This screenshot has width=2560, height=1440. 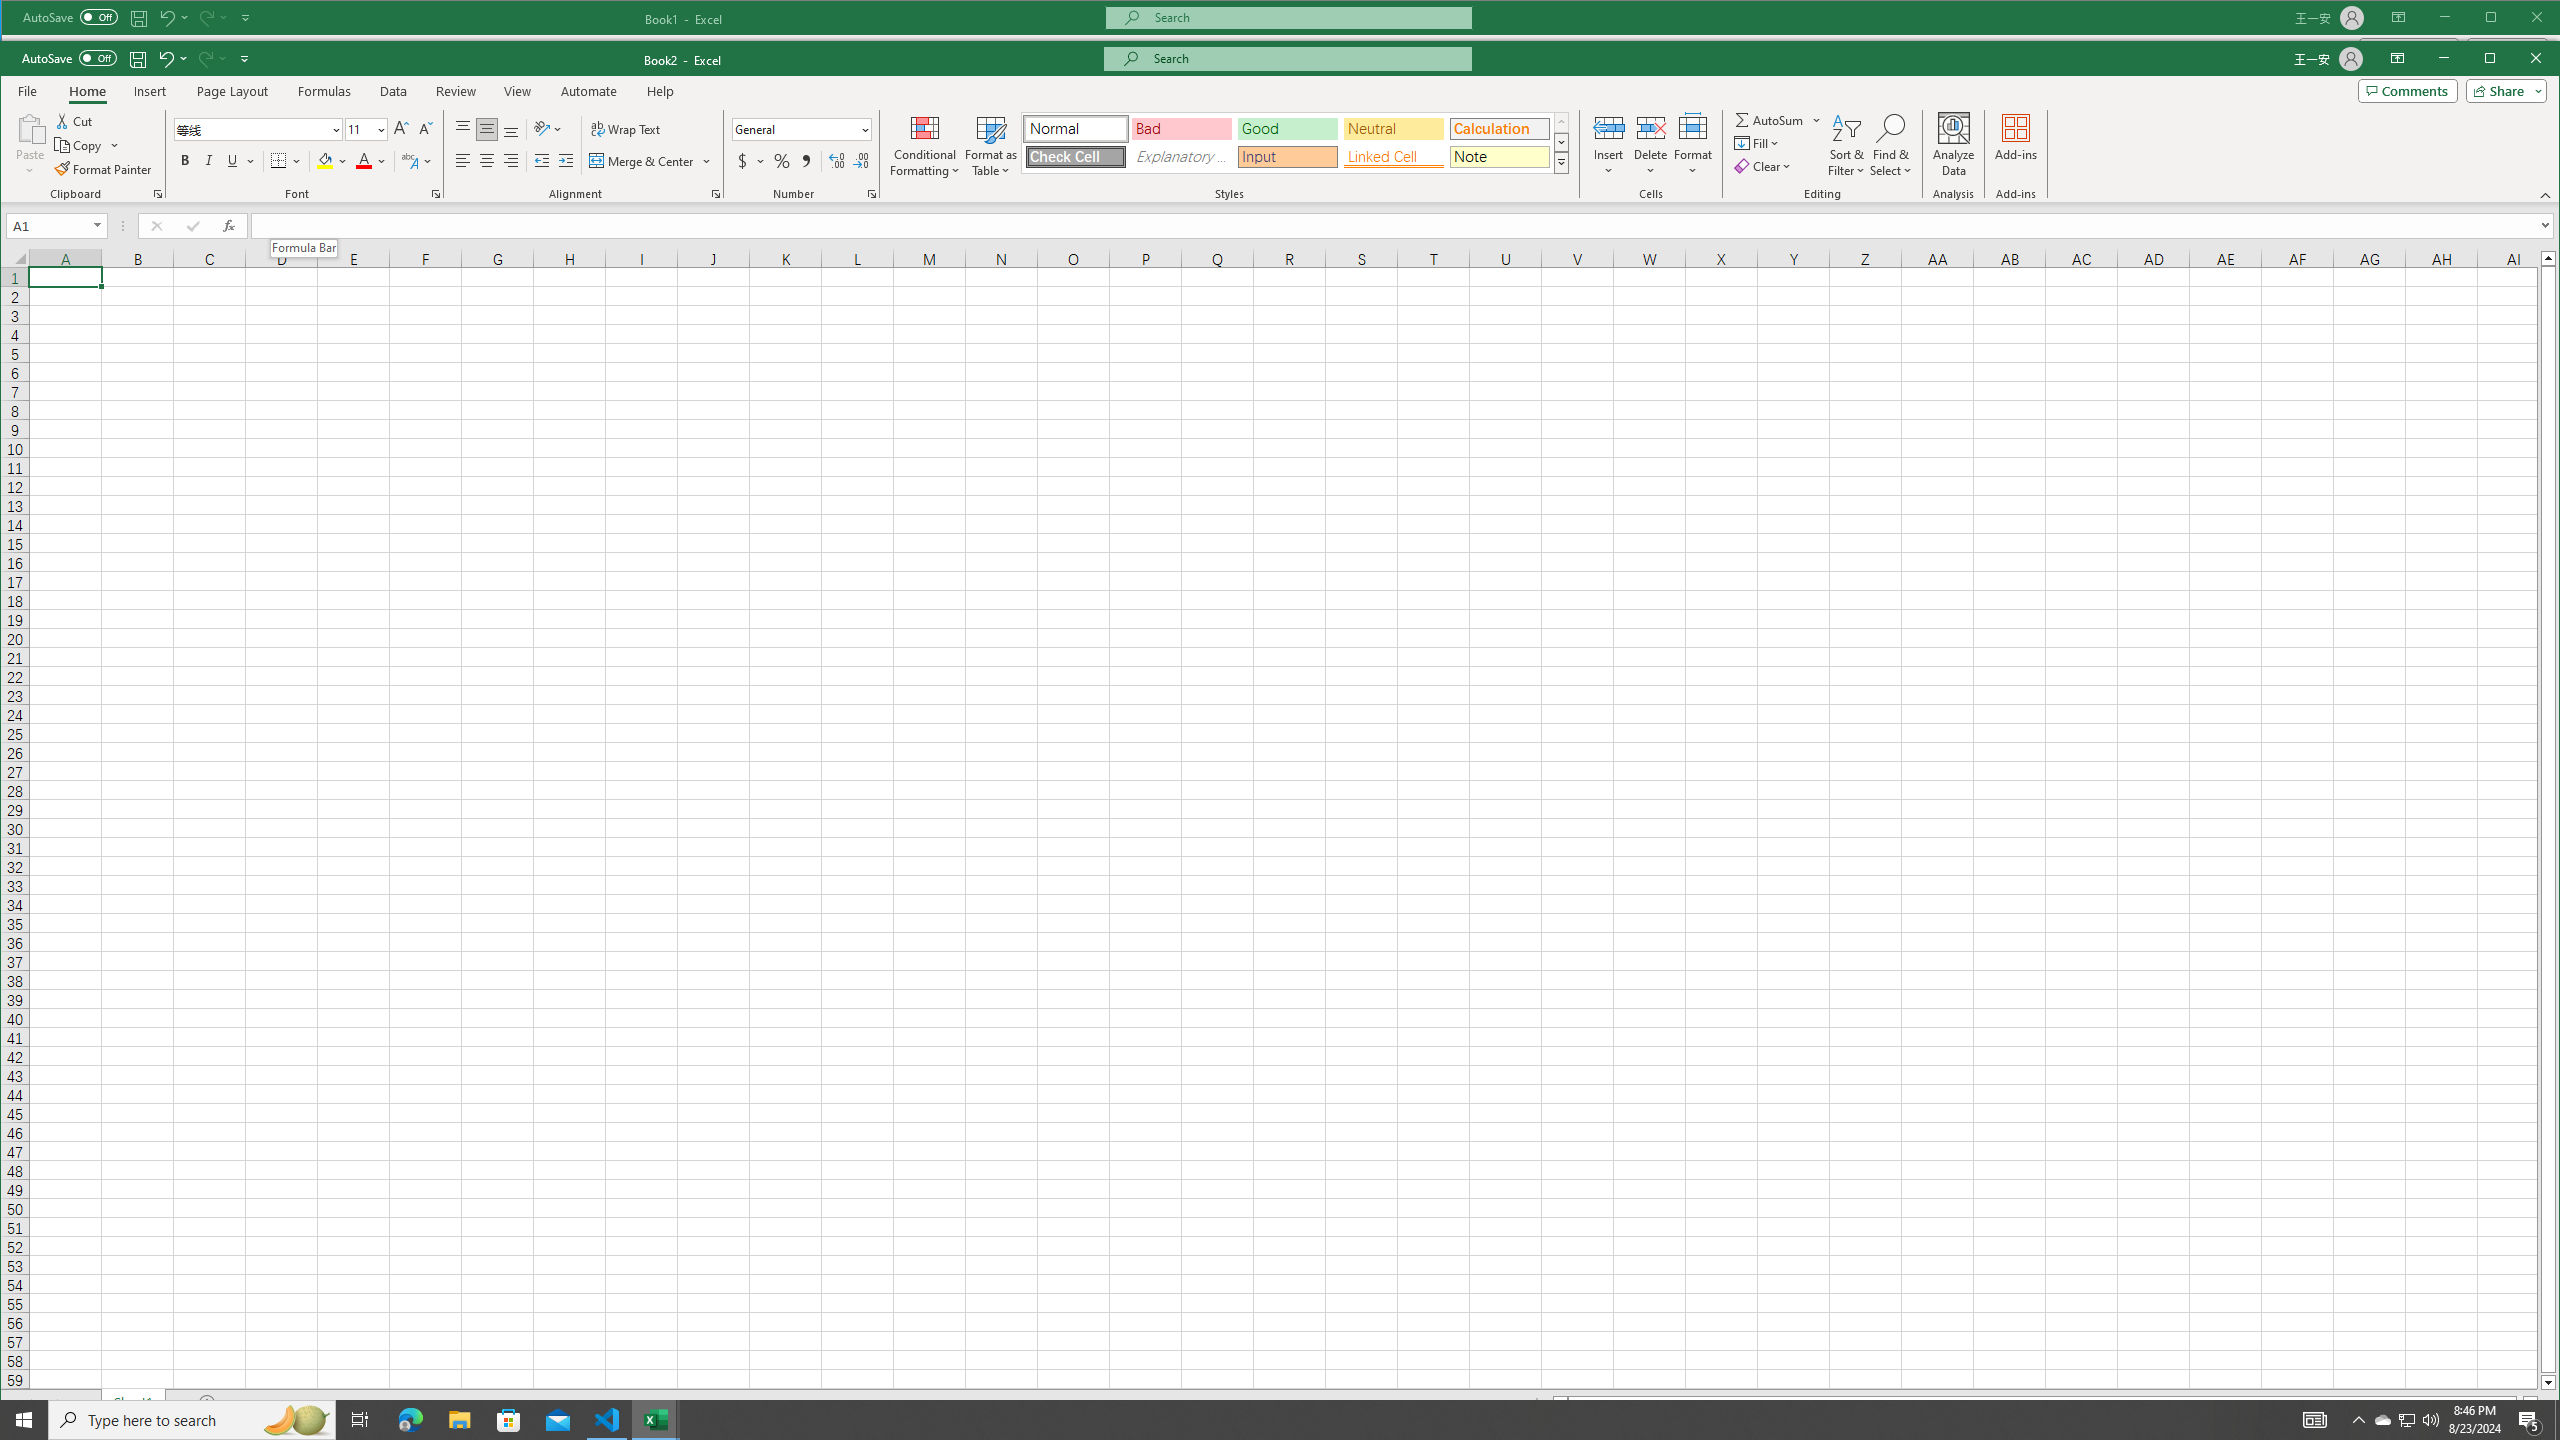 What do you see at coordinates (1076, 127) in the screenshot?
I see `'Normal'` at bounding box center [1076, 127].